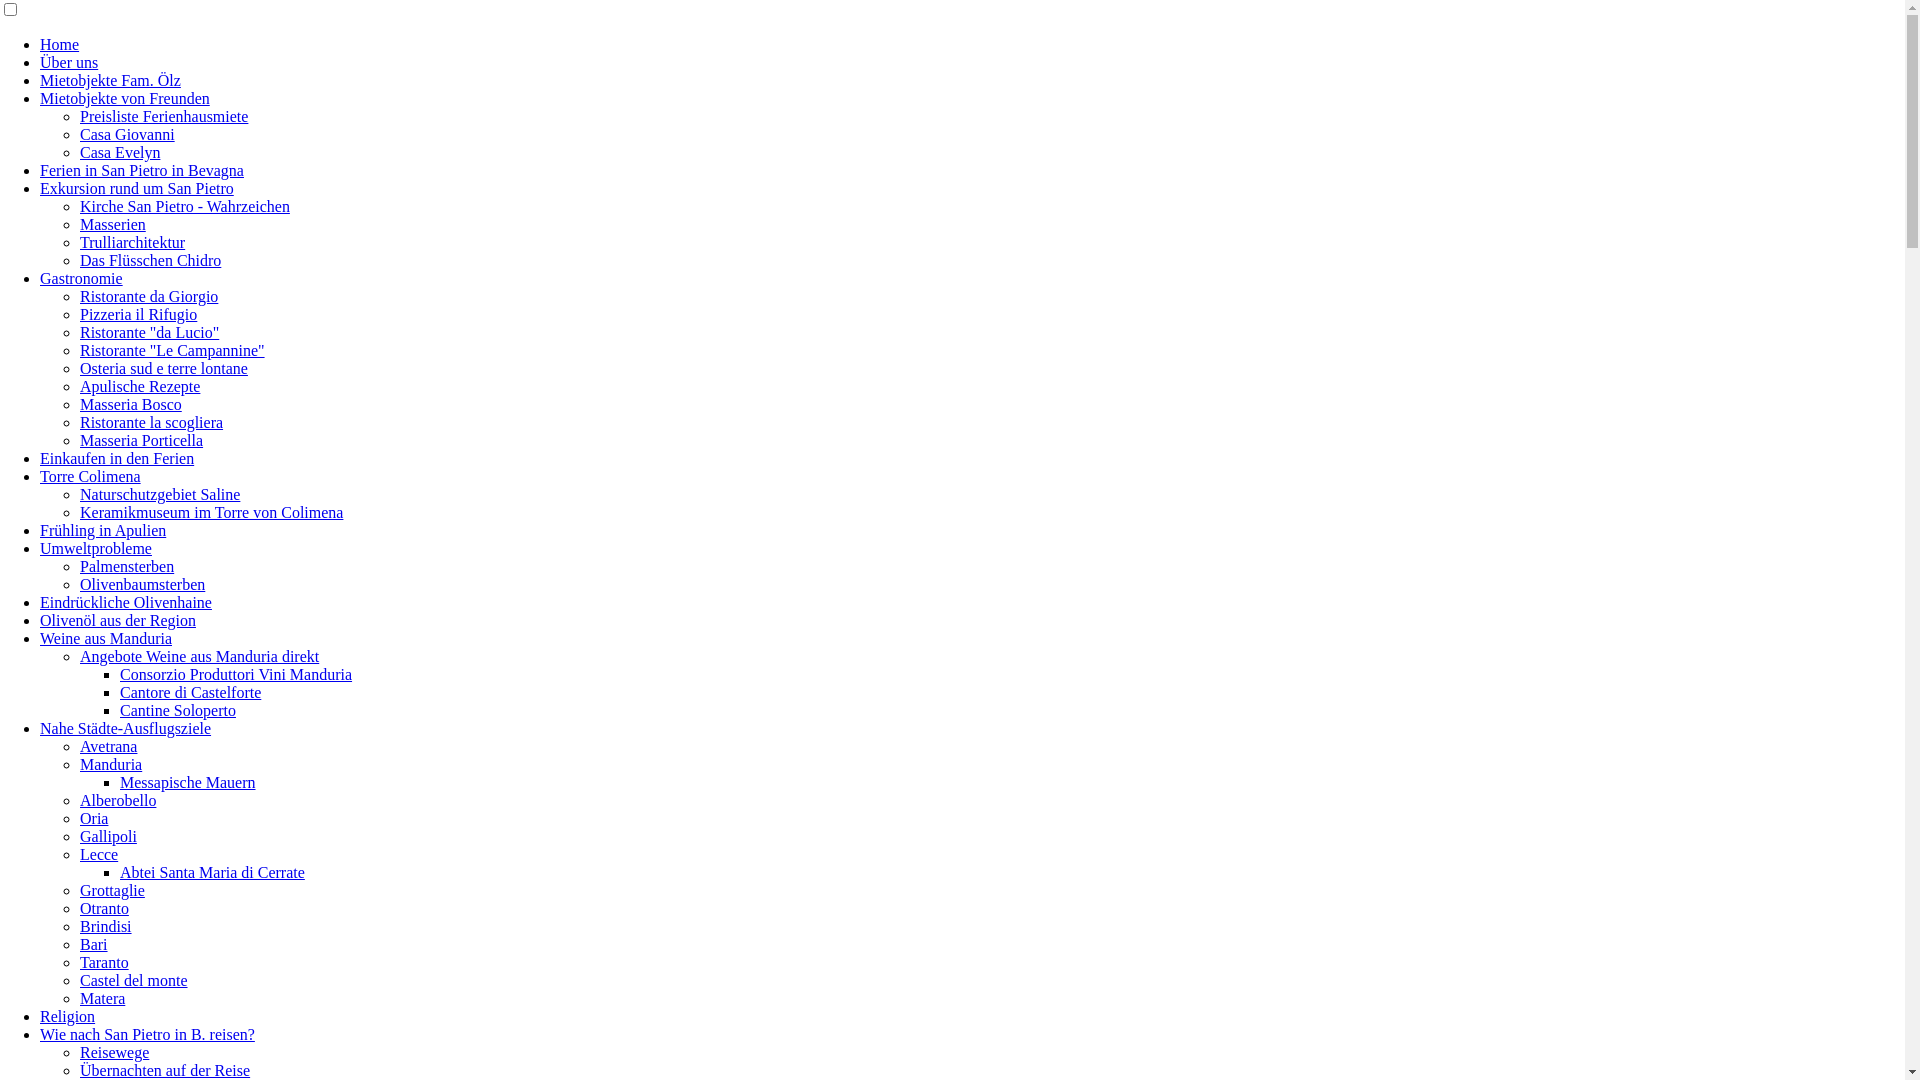 The width and height of the screenshot is (1920, 1080). What do you see at coordinates (80, 278) in the screenshot?
I see `'Gastronomie'` at bounding box center [80, 278].